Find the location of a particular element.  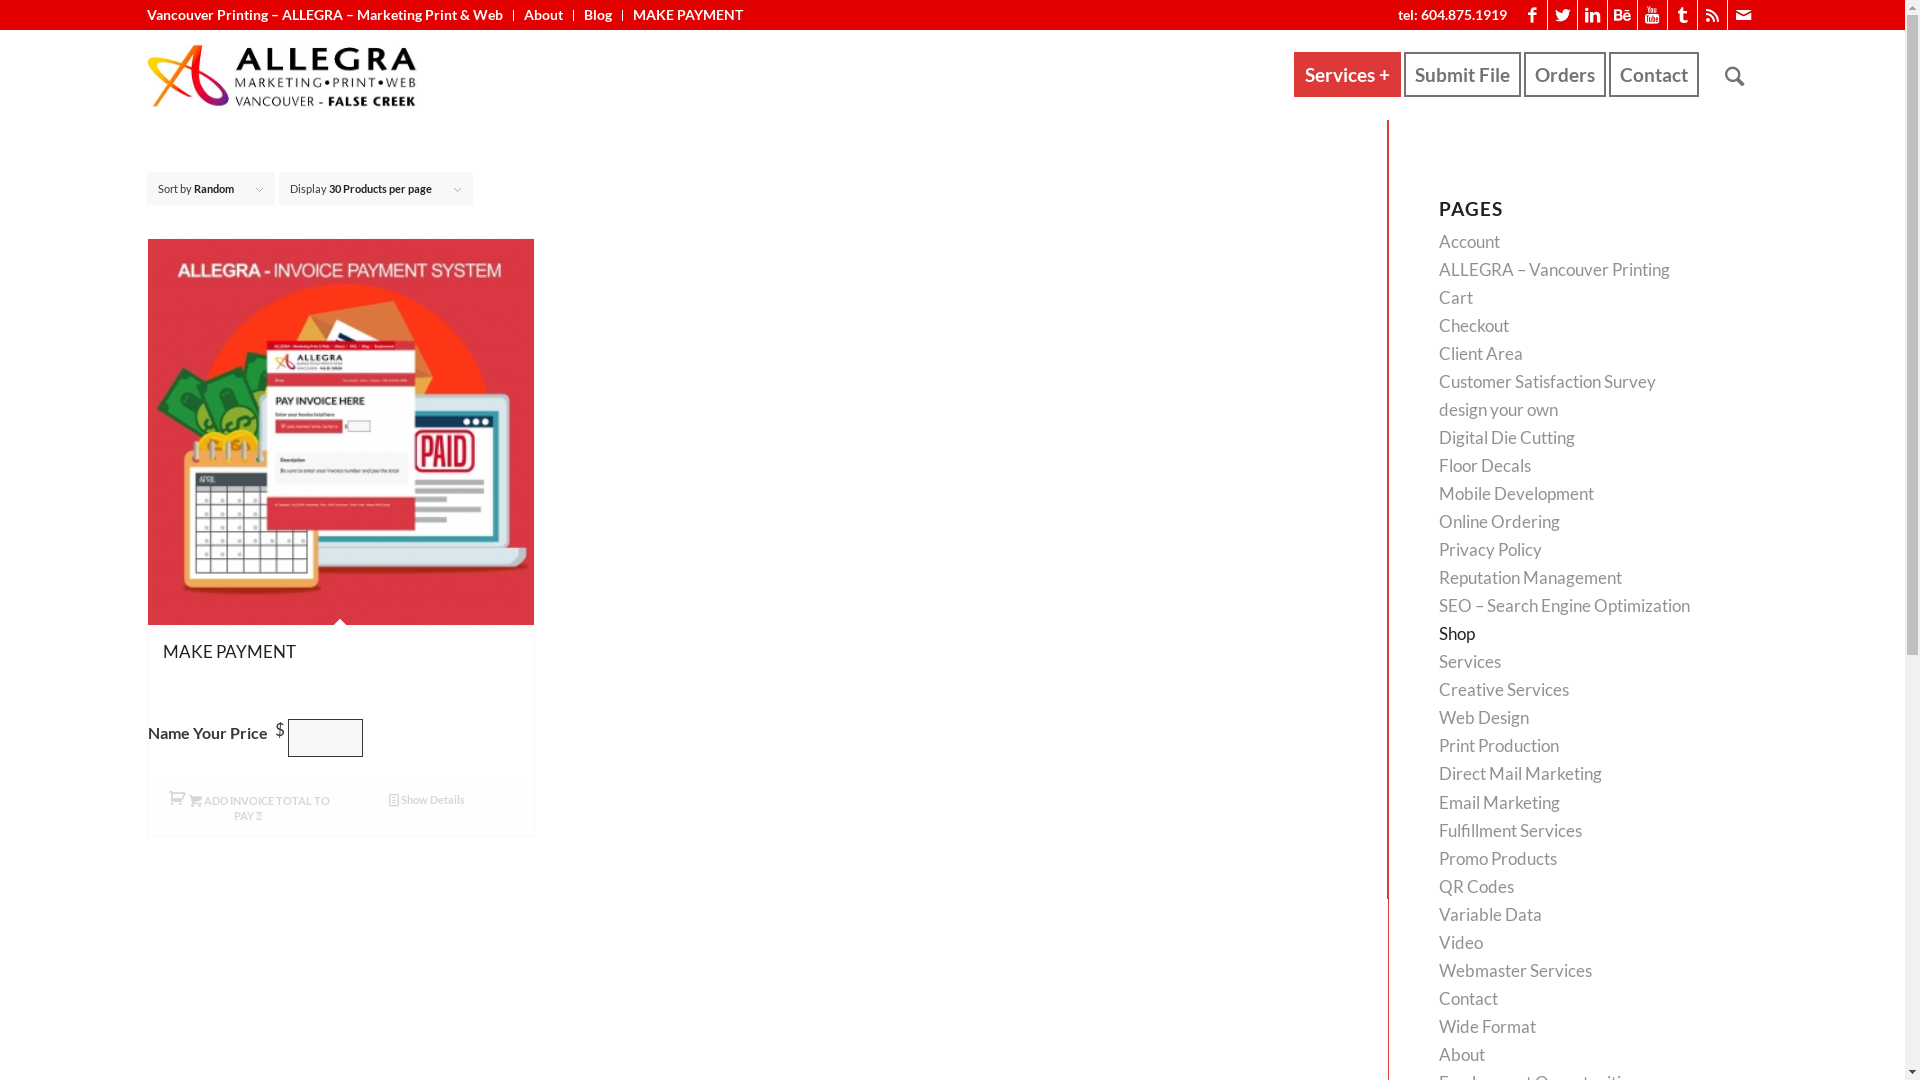

'Checkout' is located at coordinates (1438, 324).